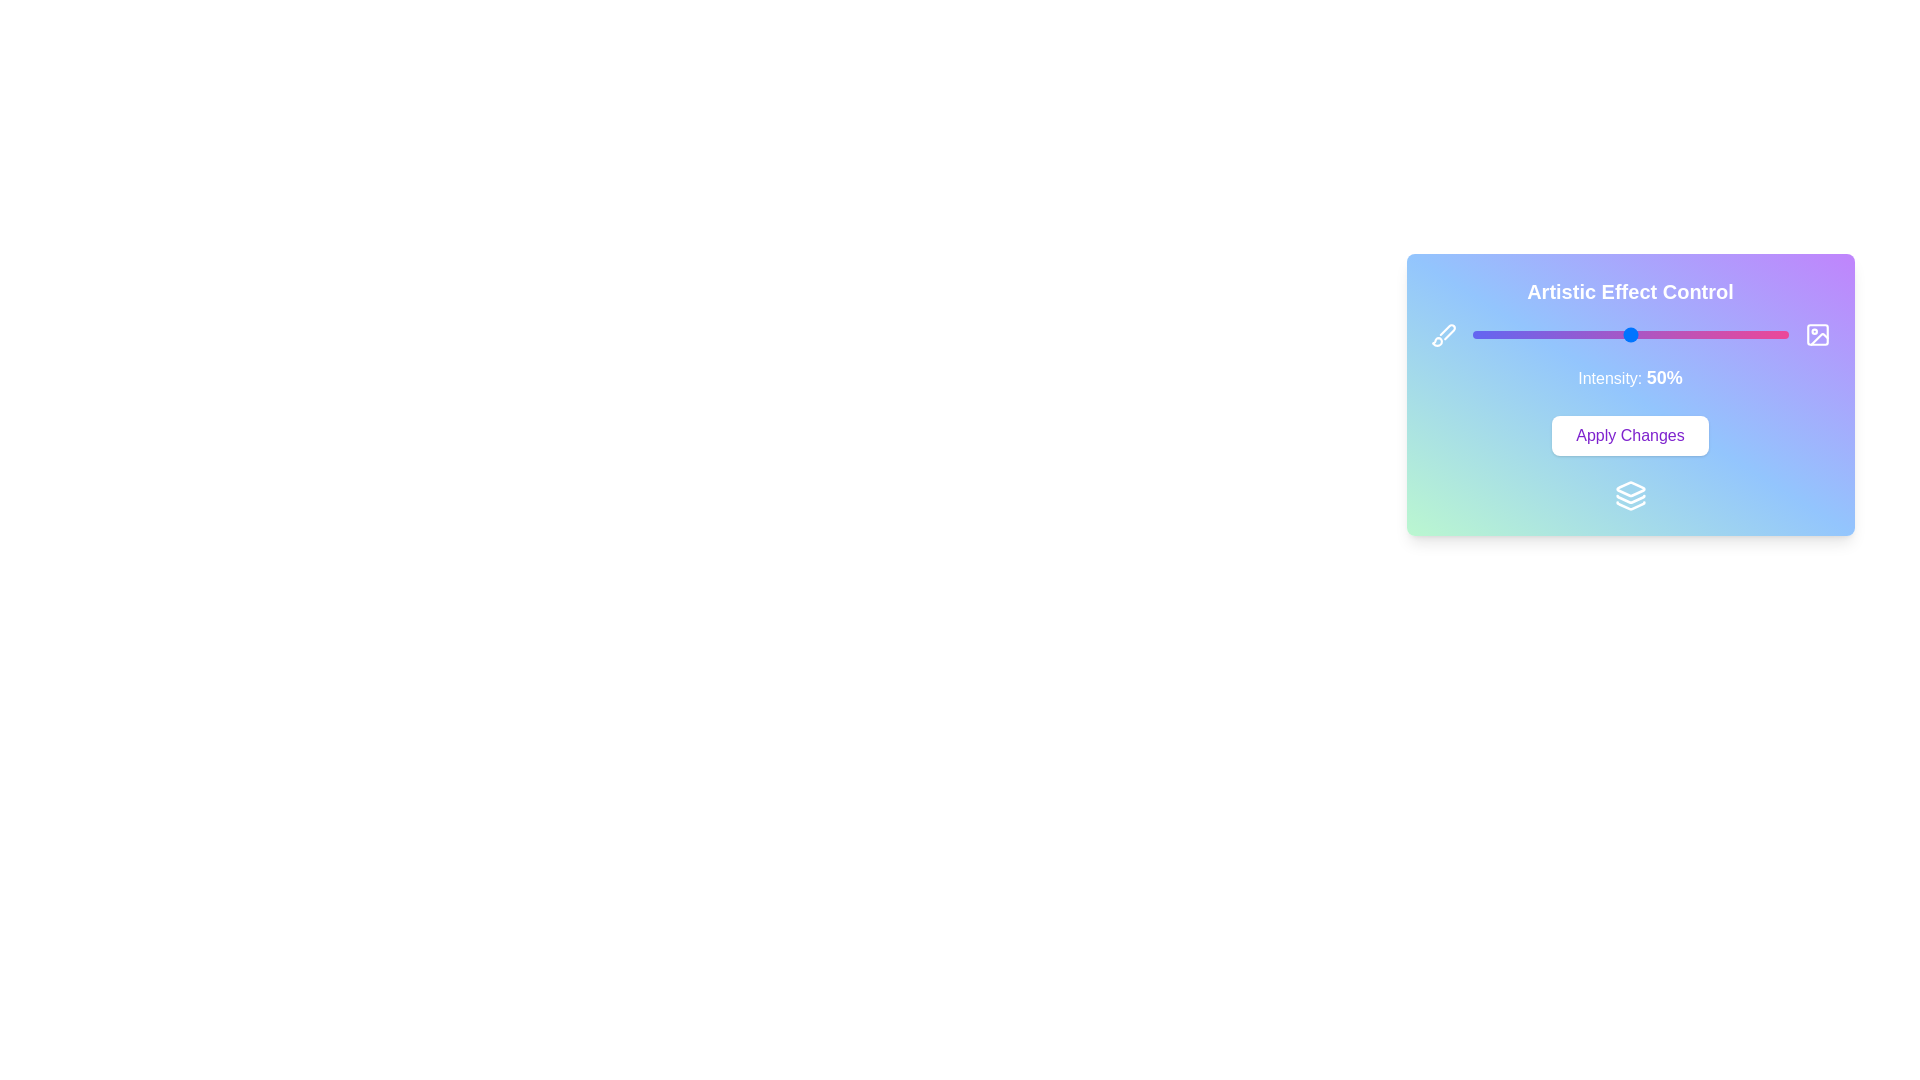 The width and height of the screenshot is (1920, 1080). What do you see at coordinates (1507, 334) in the screenshot?
I see `the slider to set the intensity to 11%` at bounding box center [1507, 334].